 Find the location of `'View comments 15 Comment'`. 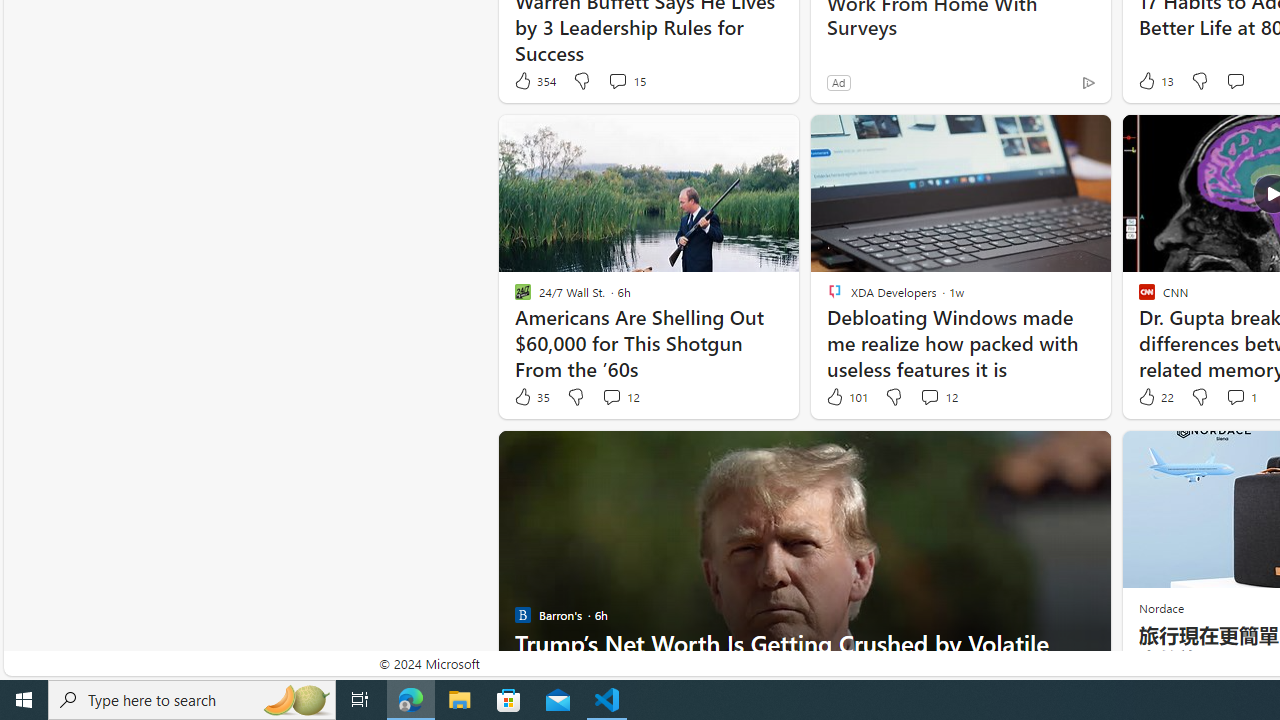

'View comments 15 Comment' is located at coordinates (616, 80).